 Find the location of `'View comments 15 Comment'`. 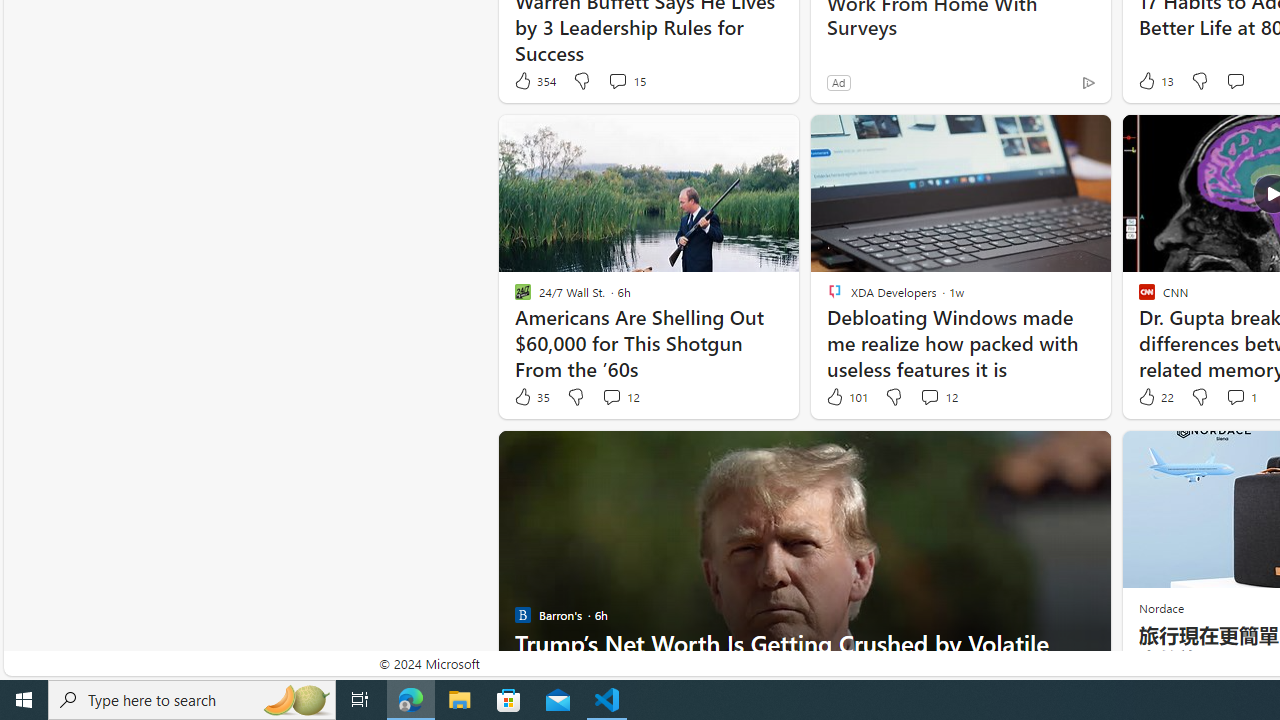

'View comments 15 Comment' is located at coordinates (616, 80).